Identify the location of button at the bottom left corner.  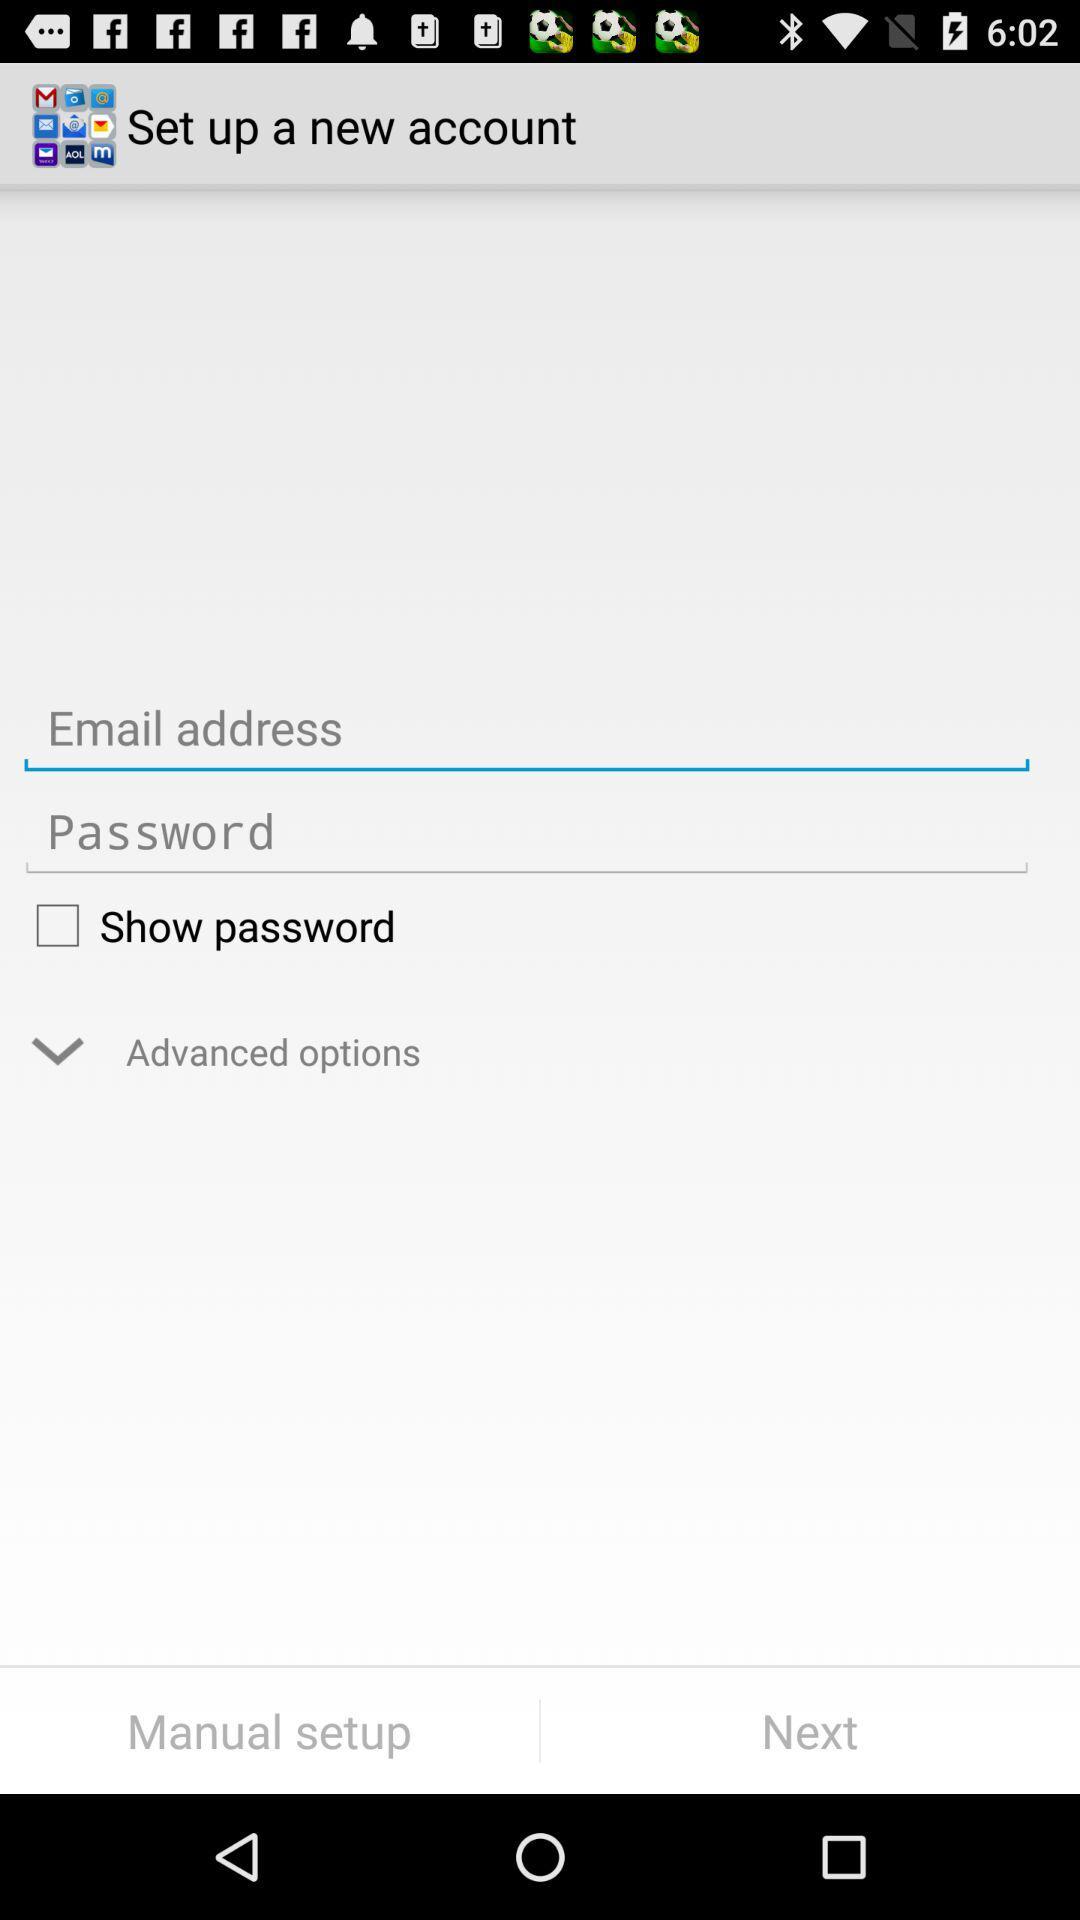
(268, 1730).